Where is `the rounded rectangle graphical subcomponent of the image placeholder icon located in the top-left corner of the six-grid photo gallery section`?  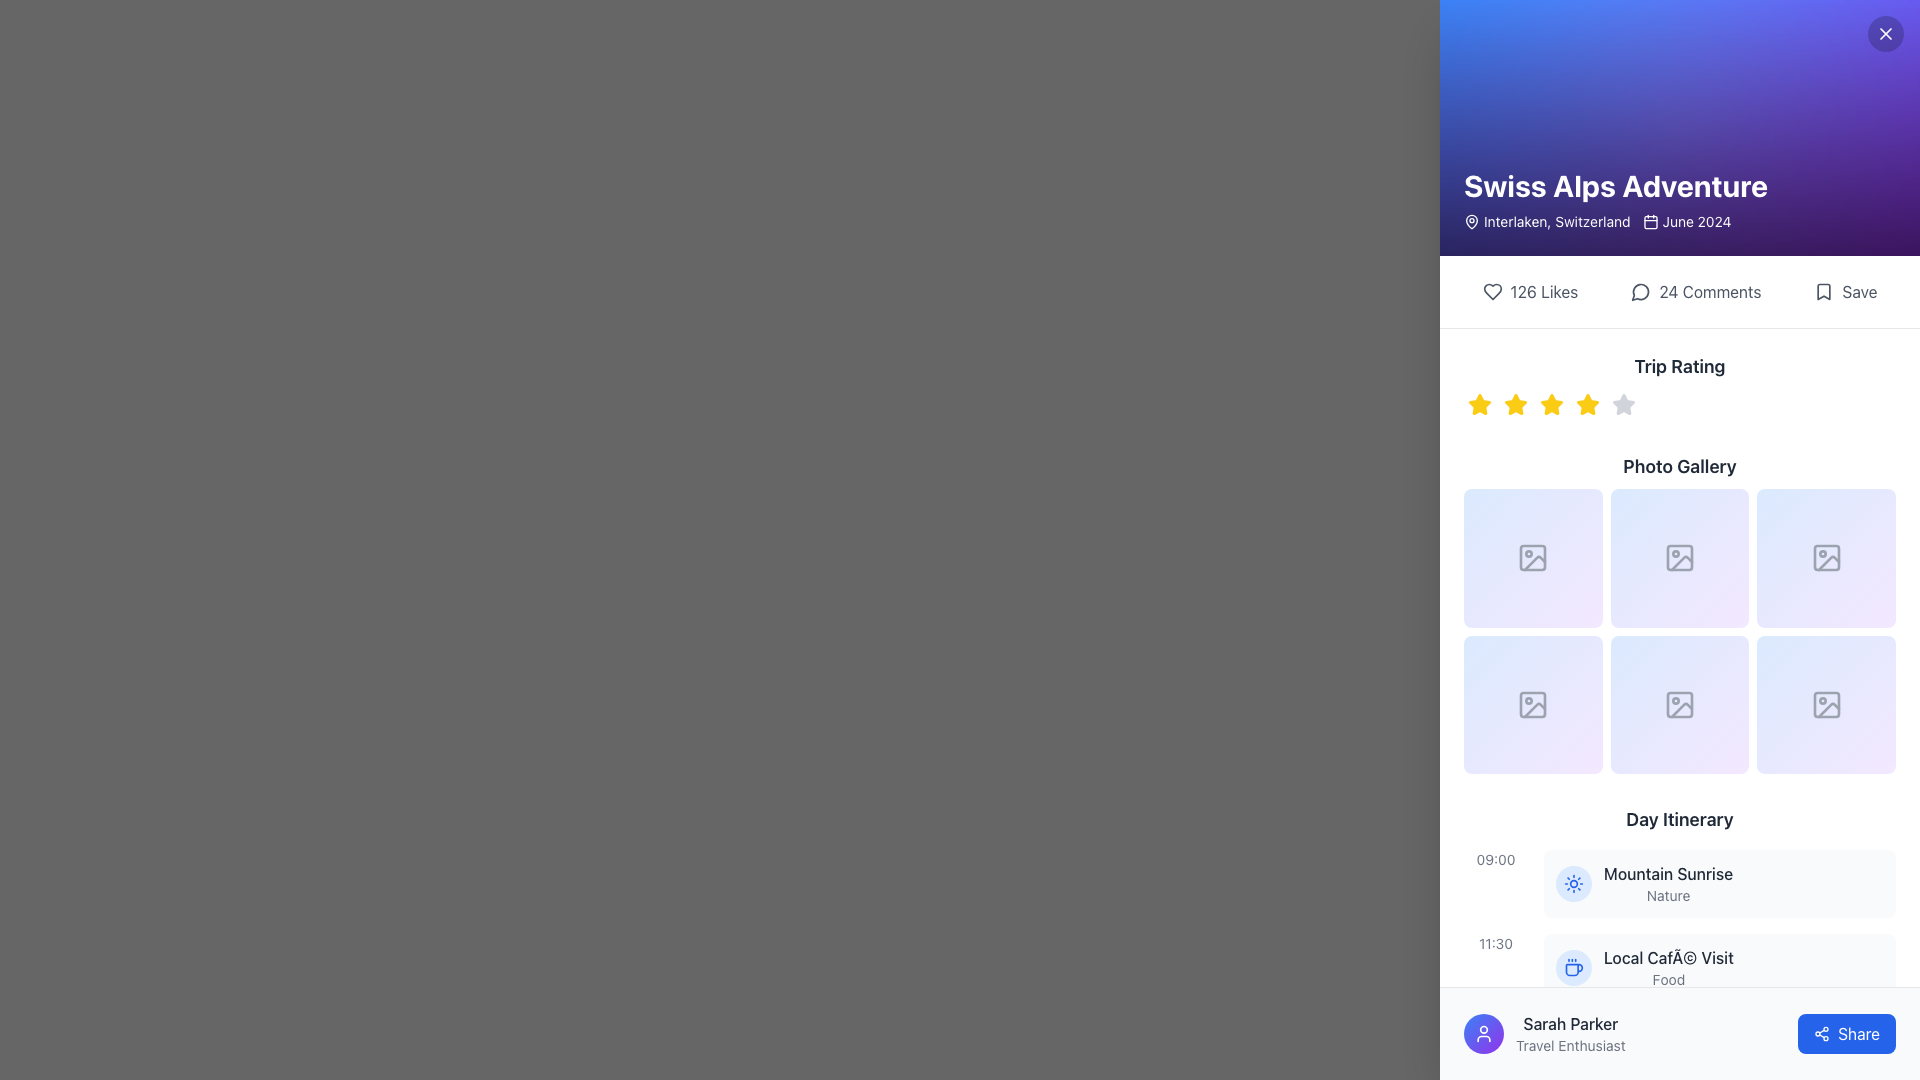 the rounded rectangle graphical subcomponent of the image placeholder icon located in the top-left corner of the six-grid photo gallery section is located at coordinates (1532, 558).